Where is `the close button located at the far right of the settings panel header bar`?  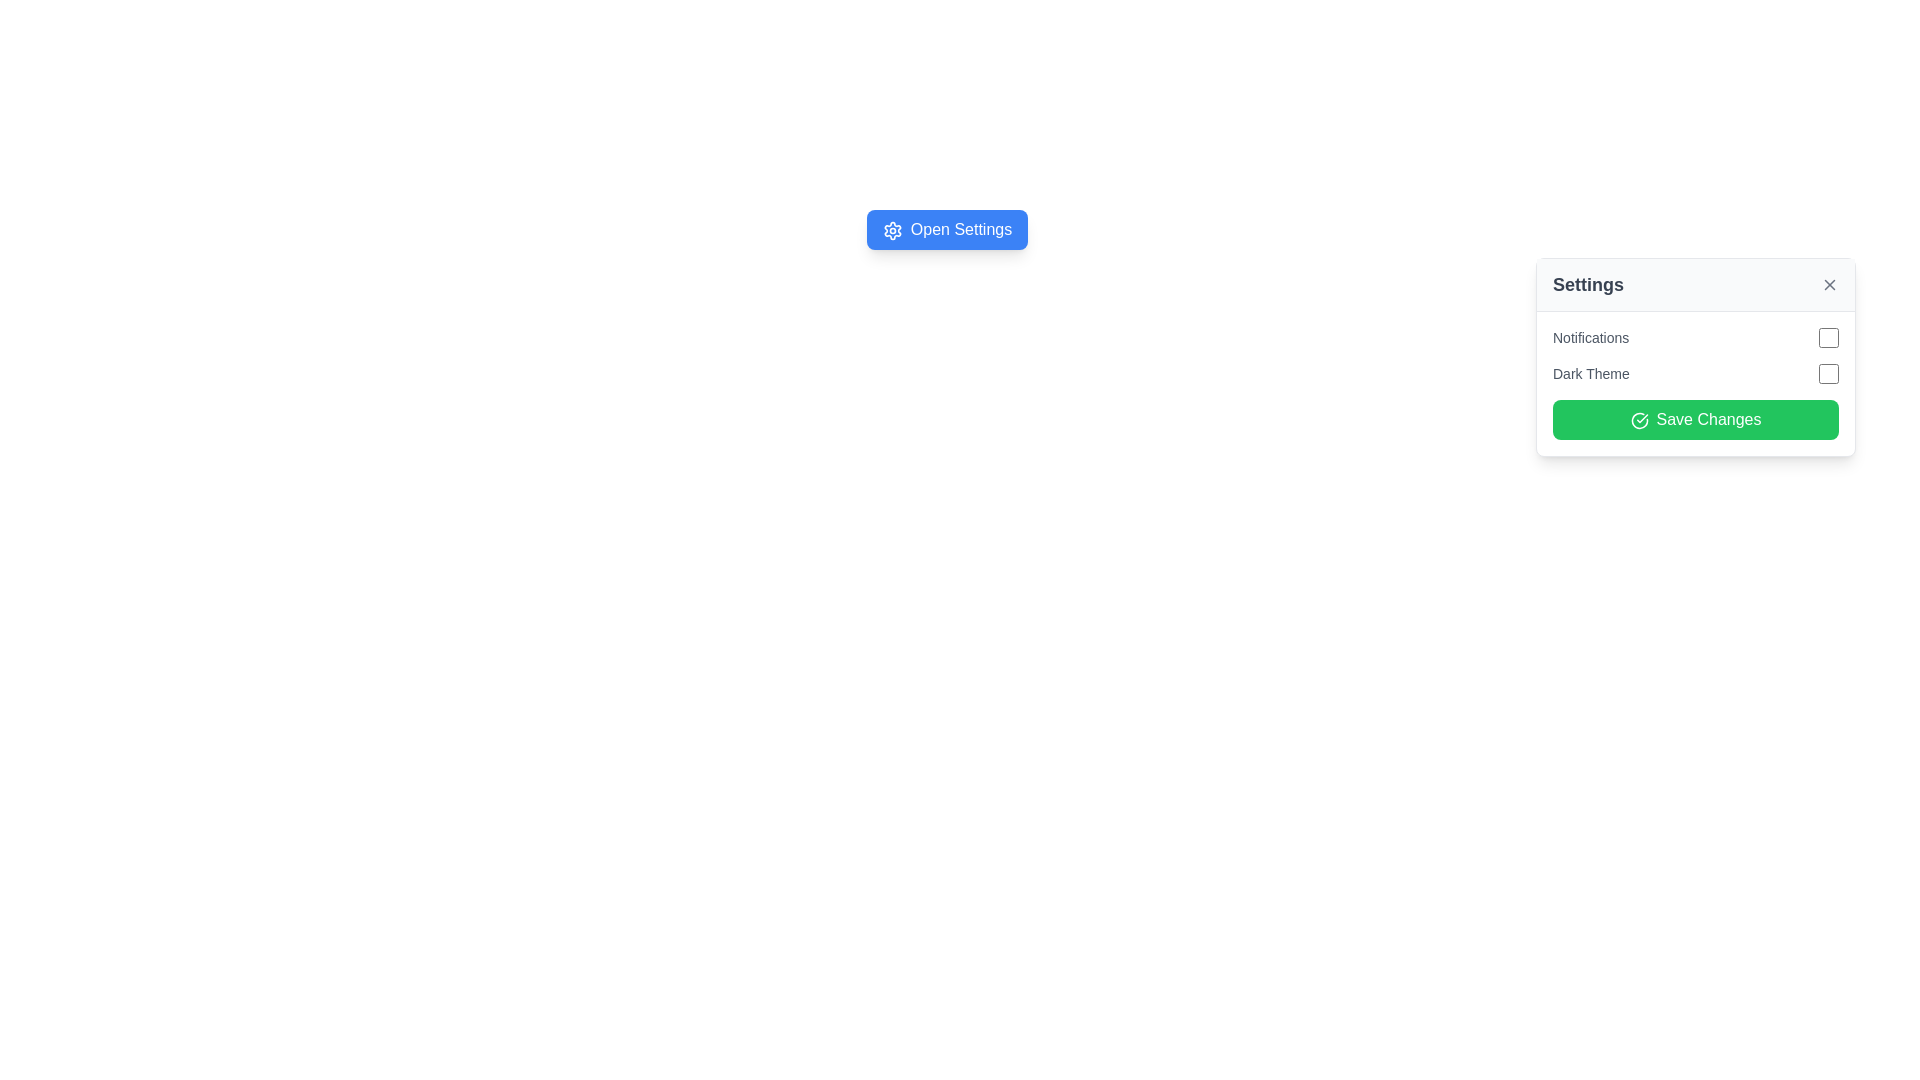 the close button located at the far right of the settings panel header bar is located at coordinates (1829, 285).